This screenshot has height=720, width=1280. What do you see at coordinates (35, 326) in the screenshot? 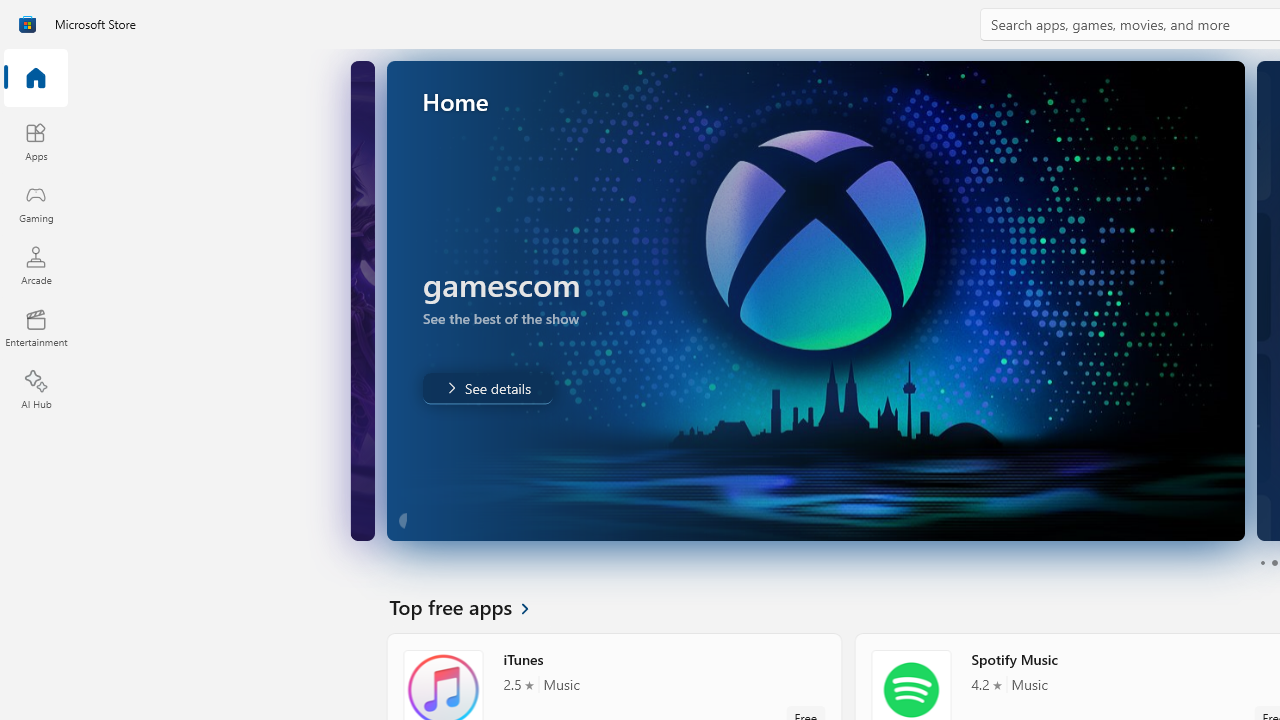
I see `'Entertainment'` at bounding box center [35, 326].